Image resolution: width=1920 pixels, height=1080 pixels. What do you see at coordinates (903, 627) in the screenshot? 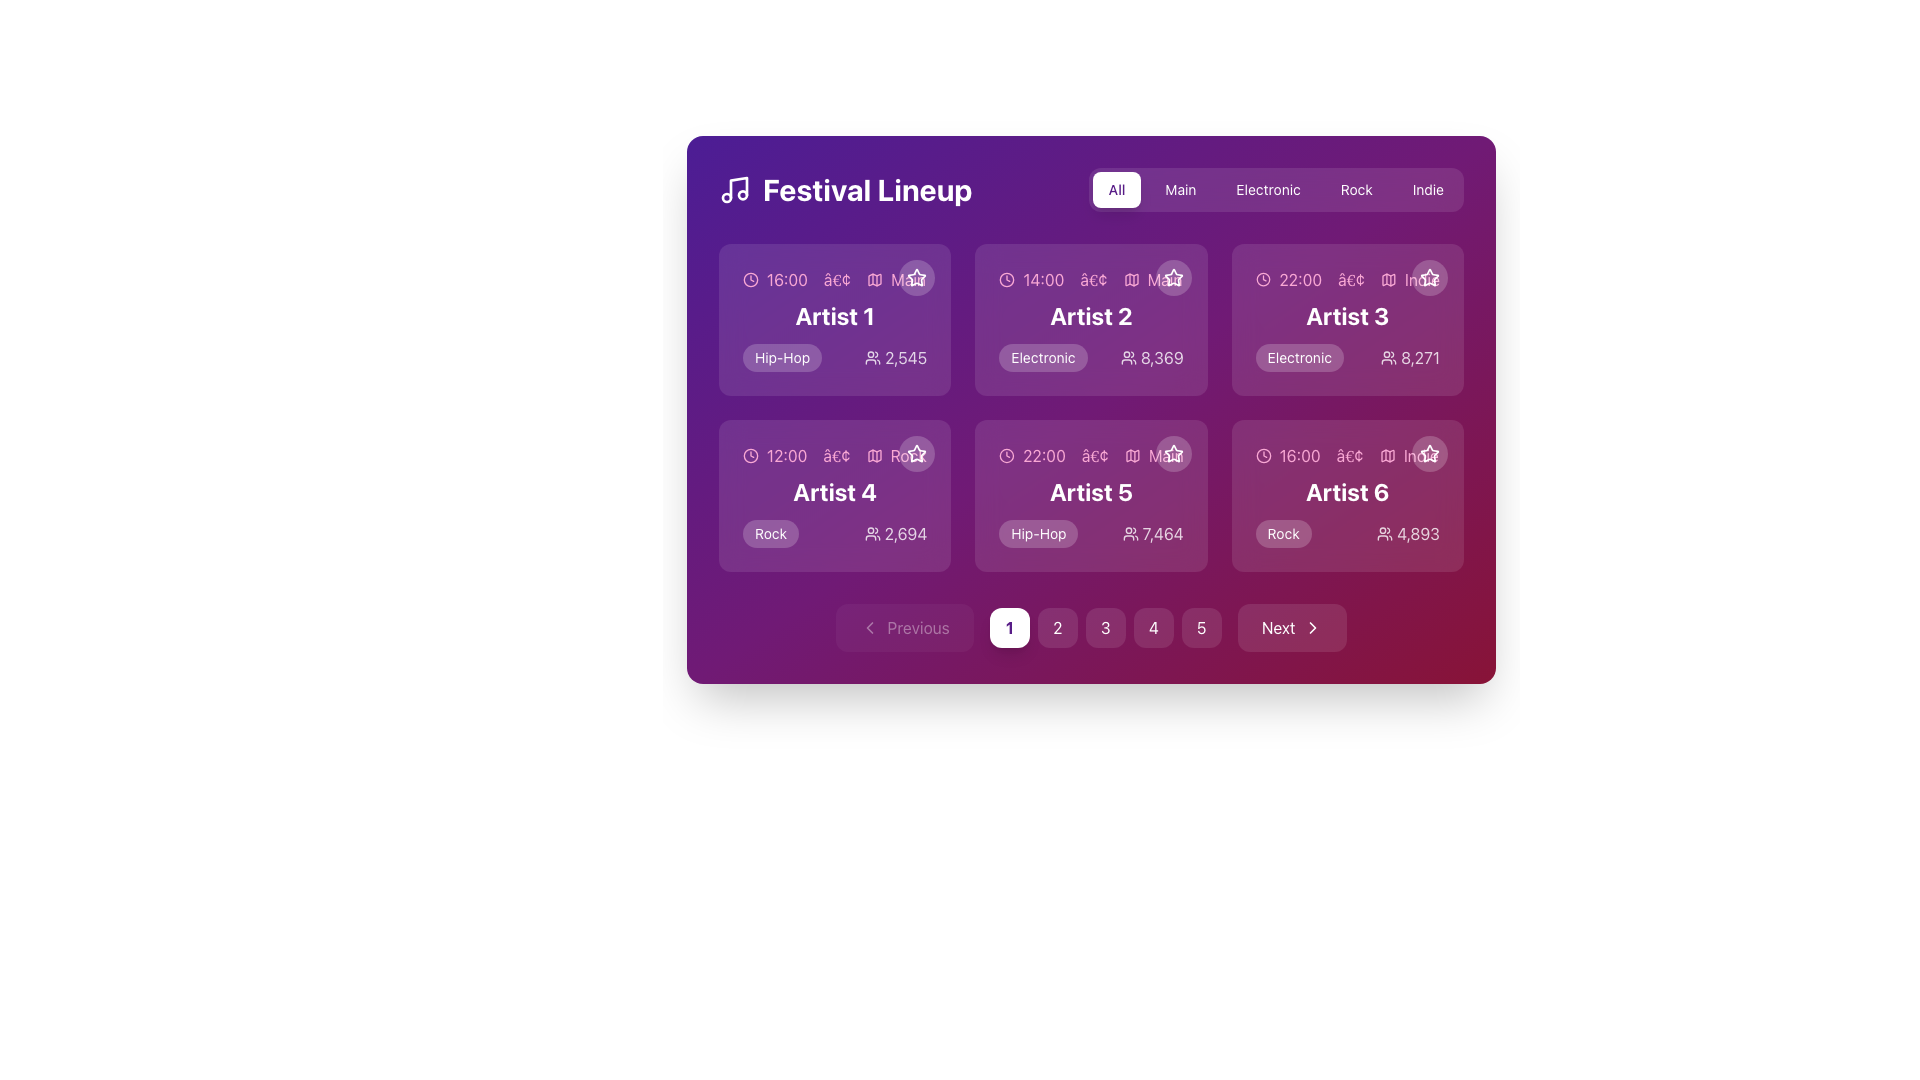
I see `the pagination control's previous button located at the bottom left side to observe its hover effects` at bounding box center [903, 627].